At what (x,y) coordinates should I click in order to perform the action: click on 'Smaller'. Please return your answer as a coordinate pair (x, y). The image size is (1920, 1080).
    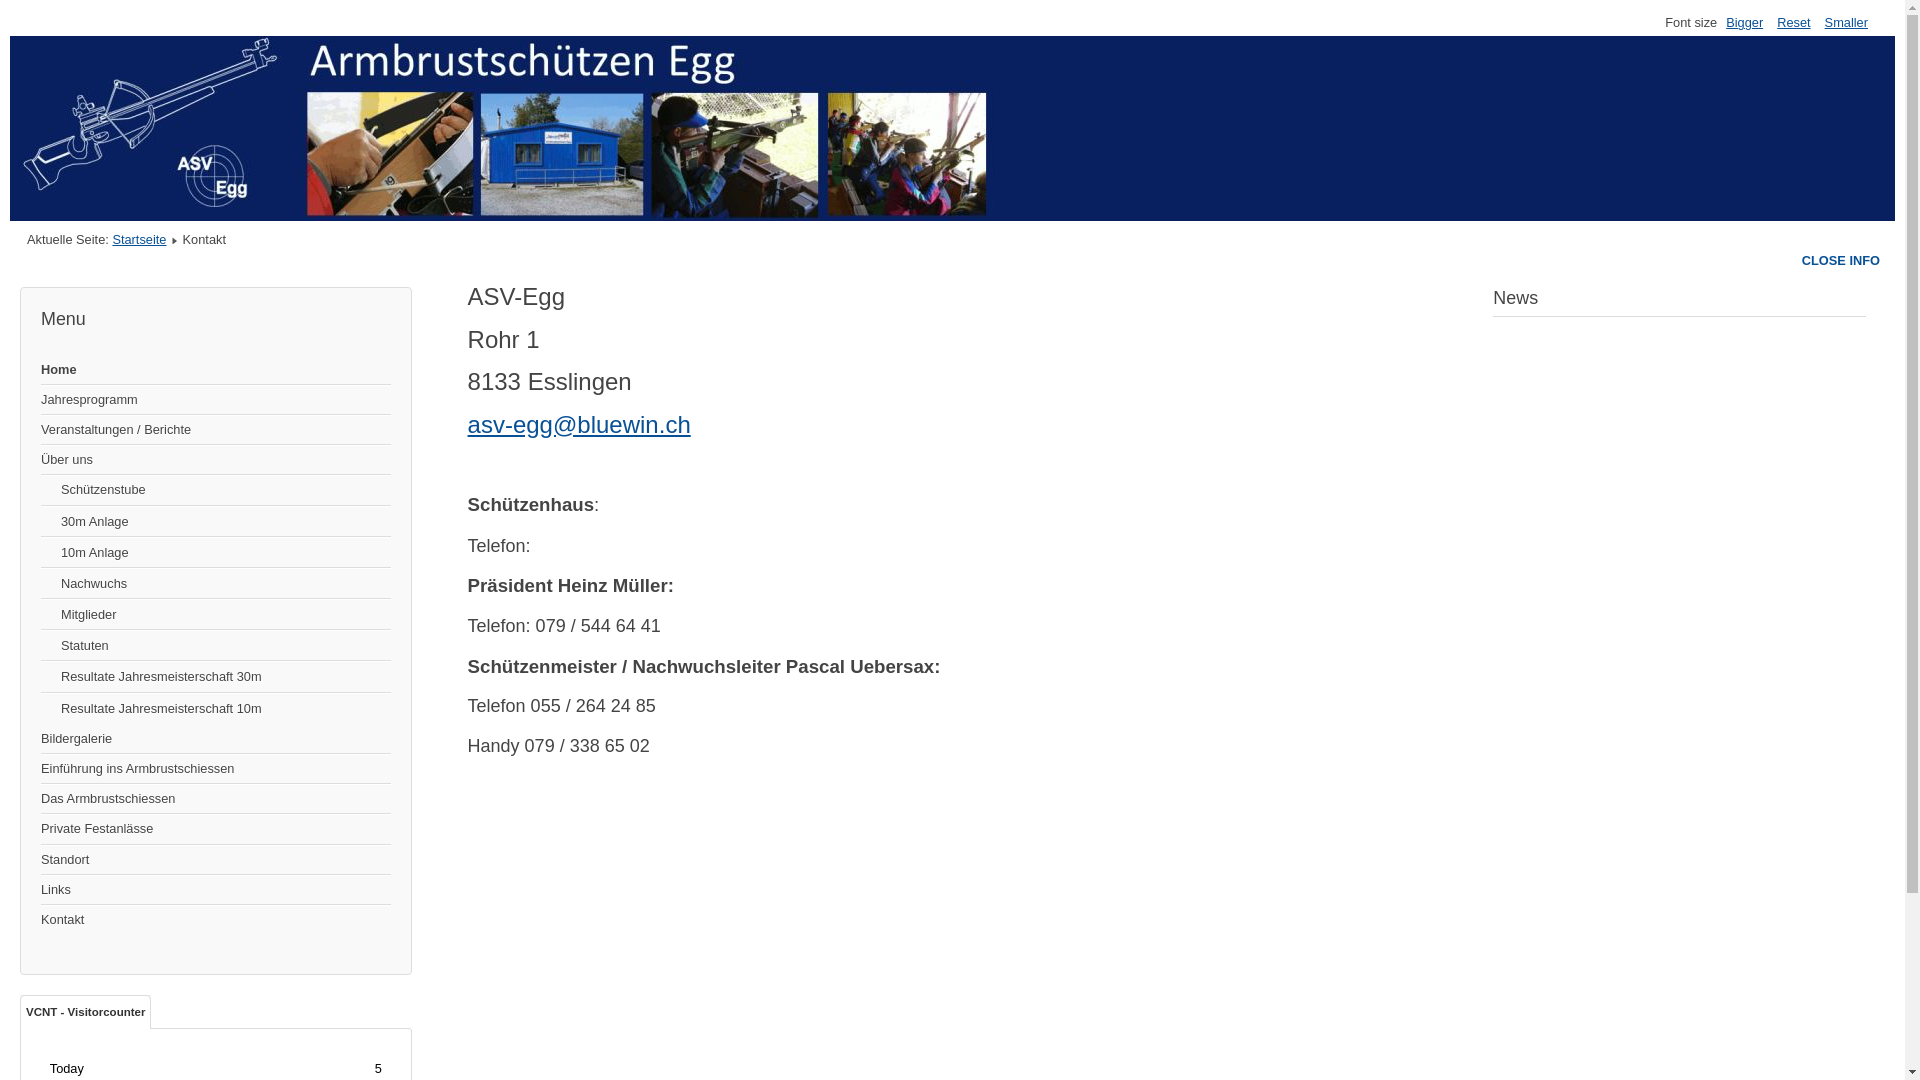
    Looking at the image, I should click on (1845, 22).